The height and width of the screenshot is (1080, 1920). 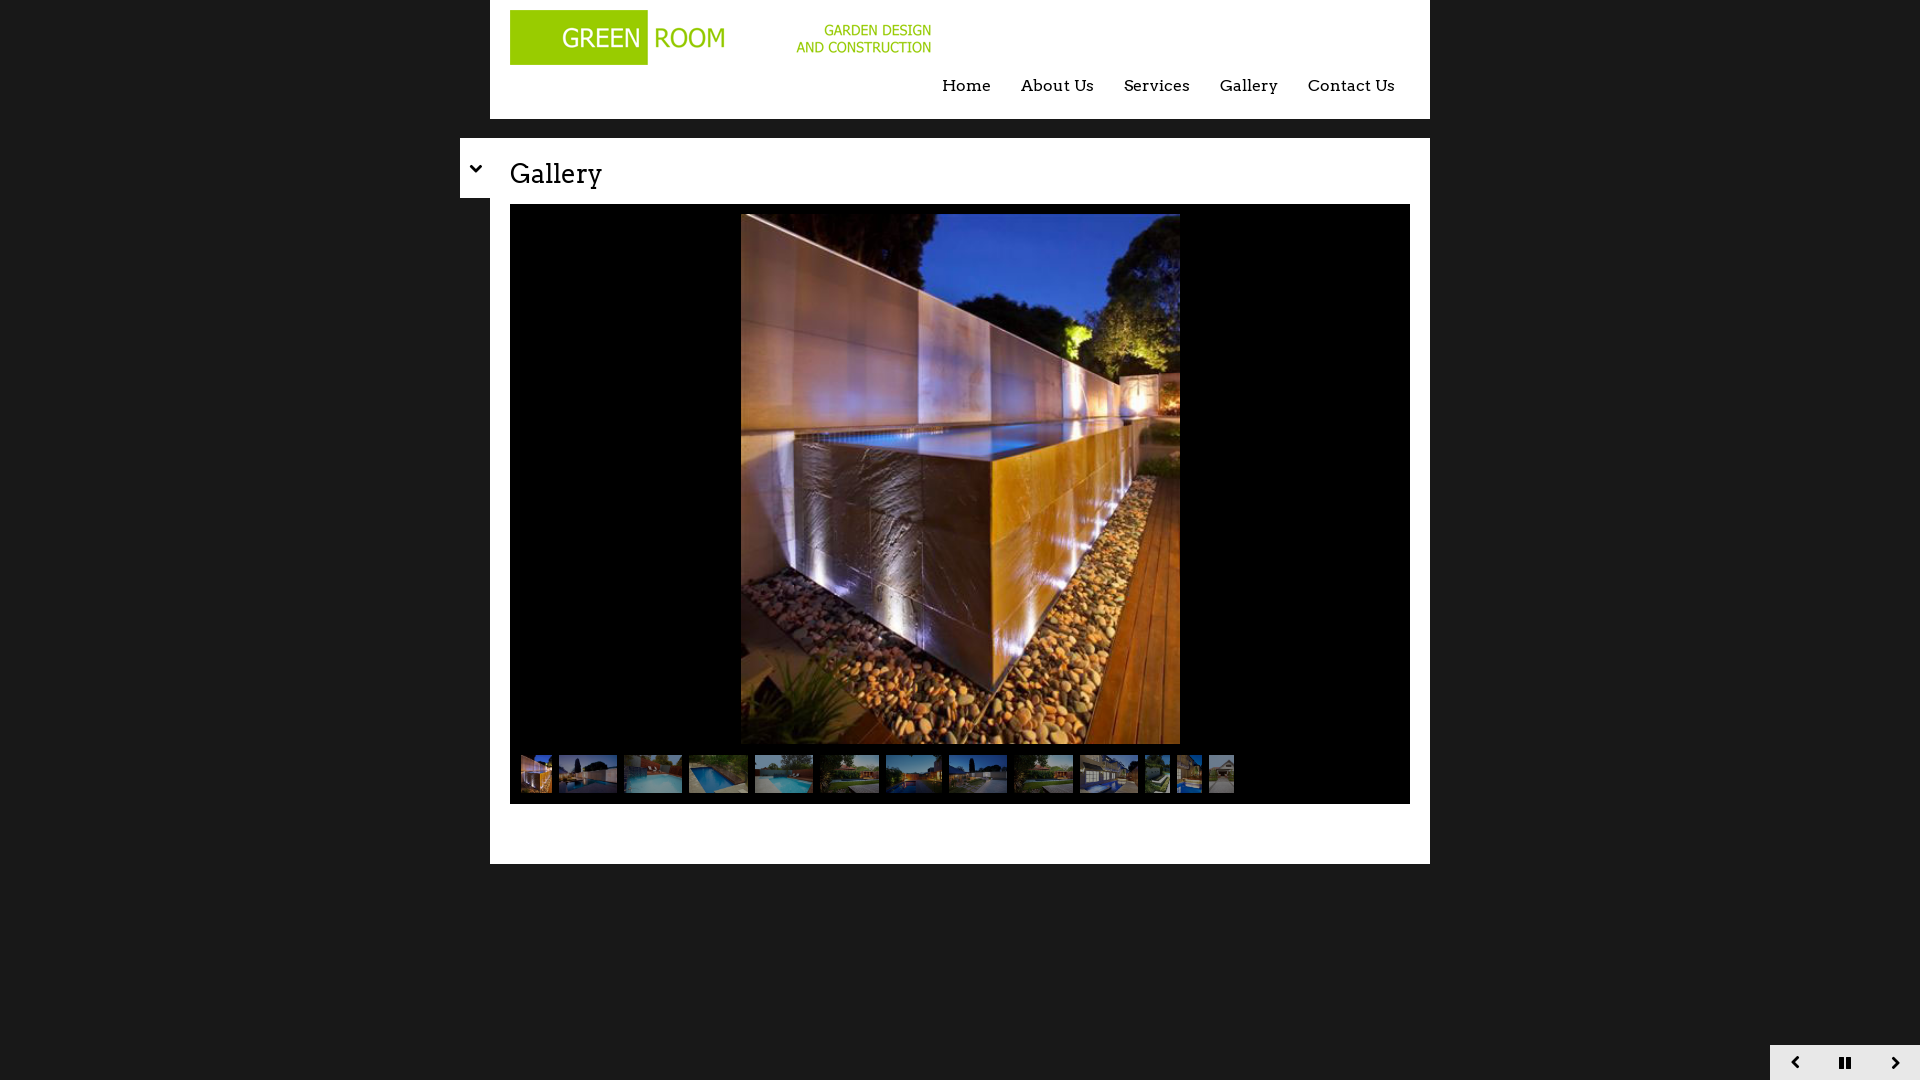 I want to click on 'Contact Us', so click(x=1351, y=85).